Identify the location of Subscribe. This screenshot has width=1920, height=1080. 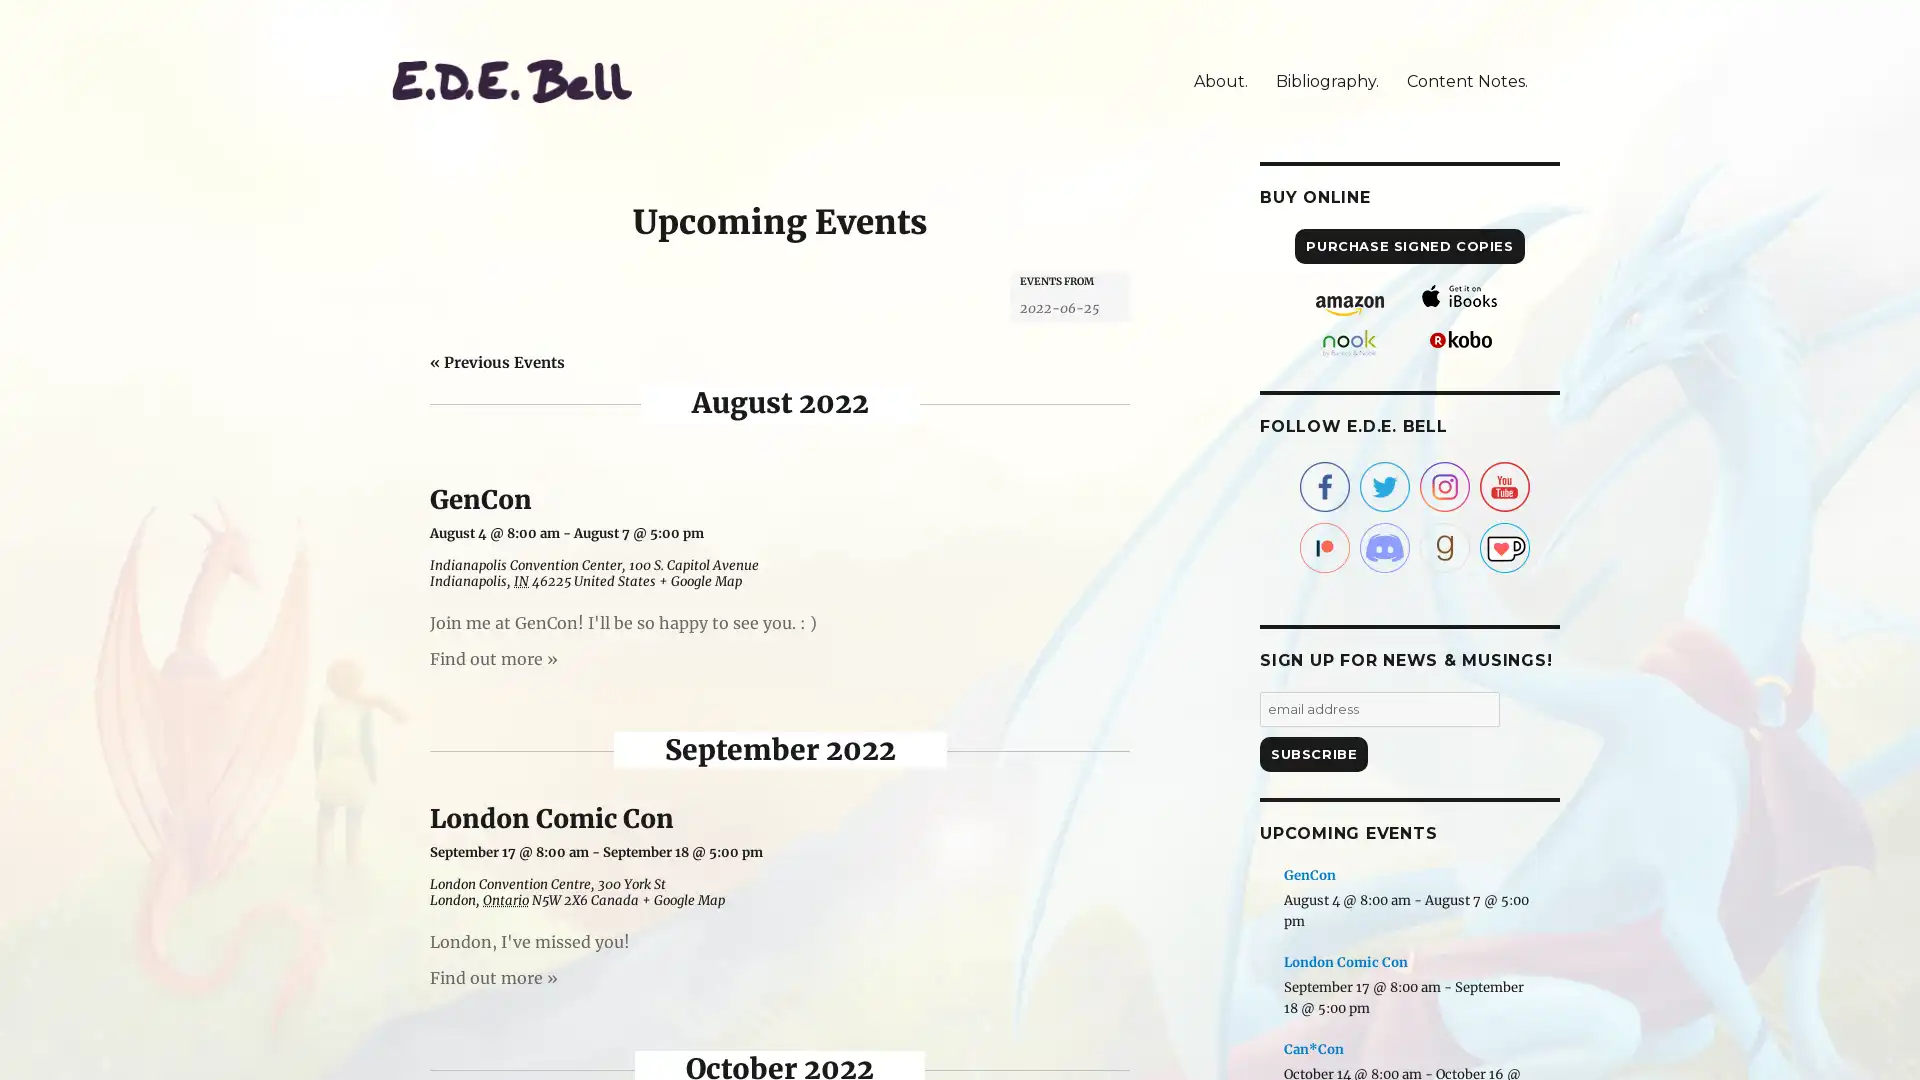
(1314, 754).